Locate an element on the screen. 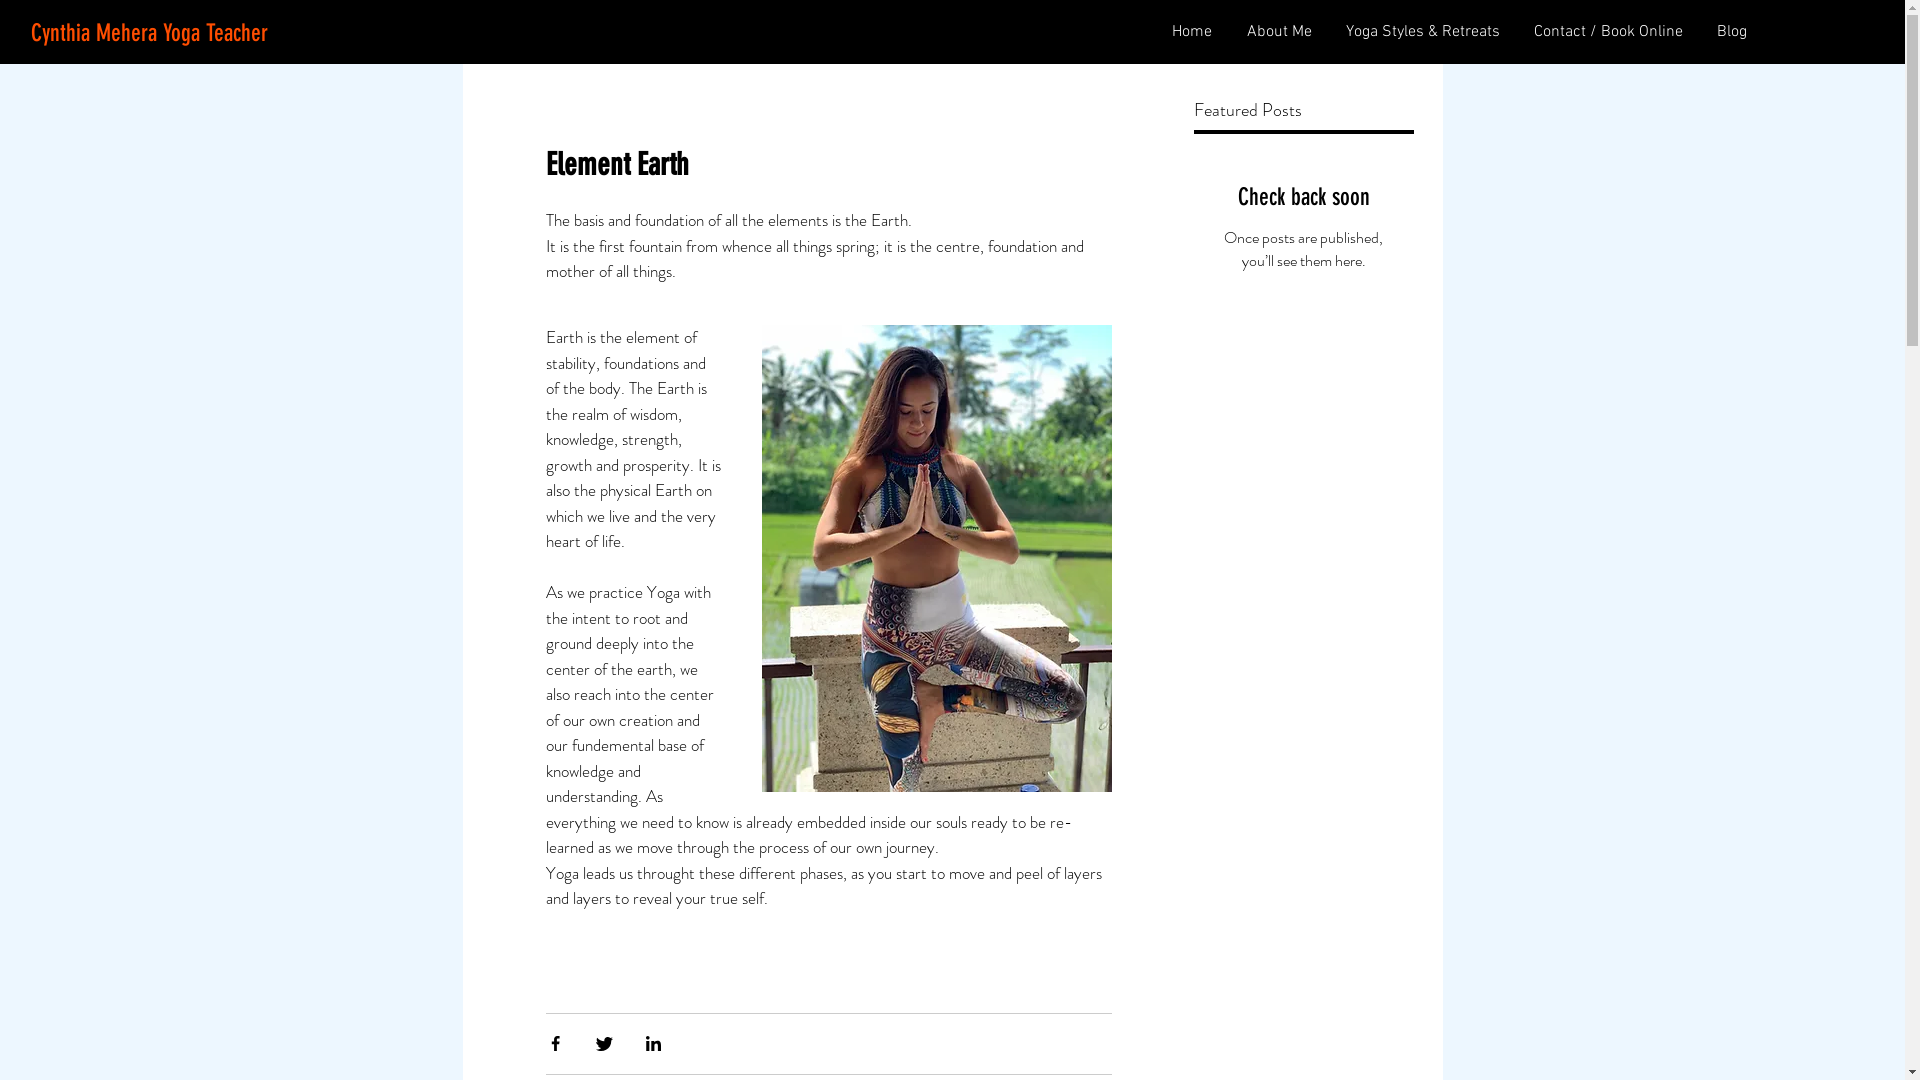 This screenshot has width=1920, height=1080. 'Yoga Styles & Retreats' is located at coordinates (1326, 32).